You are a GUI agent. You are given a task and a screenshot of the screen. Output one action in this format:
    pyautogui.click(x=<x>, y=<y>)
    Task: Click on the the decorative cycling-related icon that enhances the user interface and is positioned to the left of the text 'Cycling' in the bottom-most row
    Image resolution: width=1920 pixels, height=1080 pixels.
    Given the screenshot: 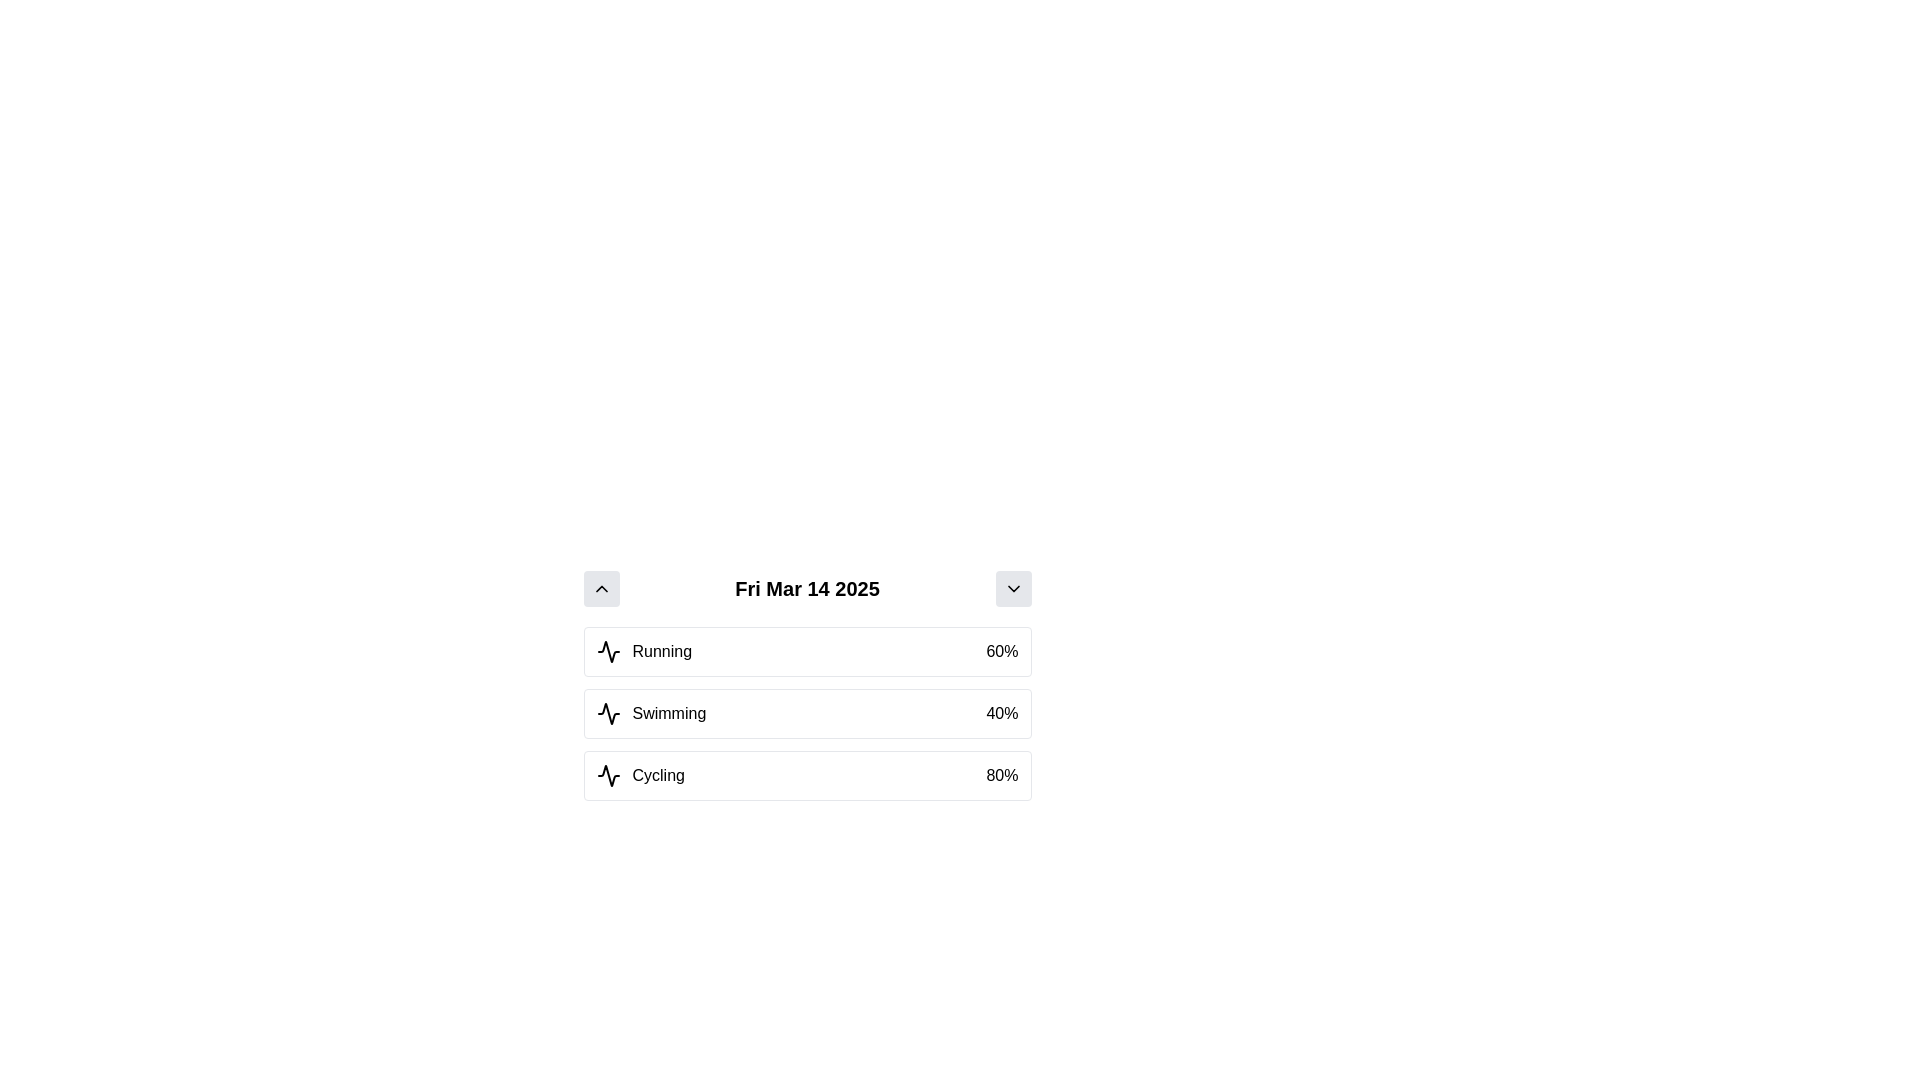 What is the action you would take?
    pyautogui.click(x=607, y=774)
    